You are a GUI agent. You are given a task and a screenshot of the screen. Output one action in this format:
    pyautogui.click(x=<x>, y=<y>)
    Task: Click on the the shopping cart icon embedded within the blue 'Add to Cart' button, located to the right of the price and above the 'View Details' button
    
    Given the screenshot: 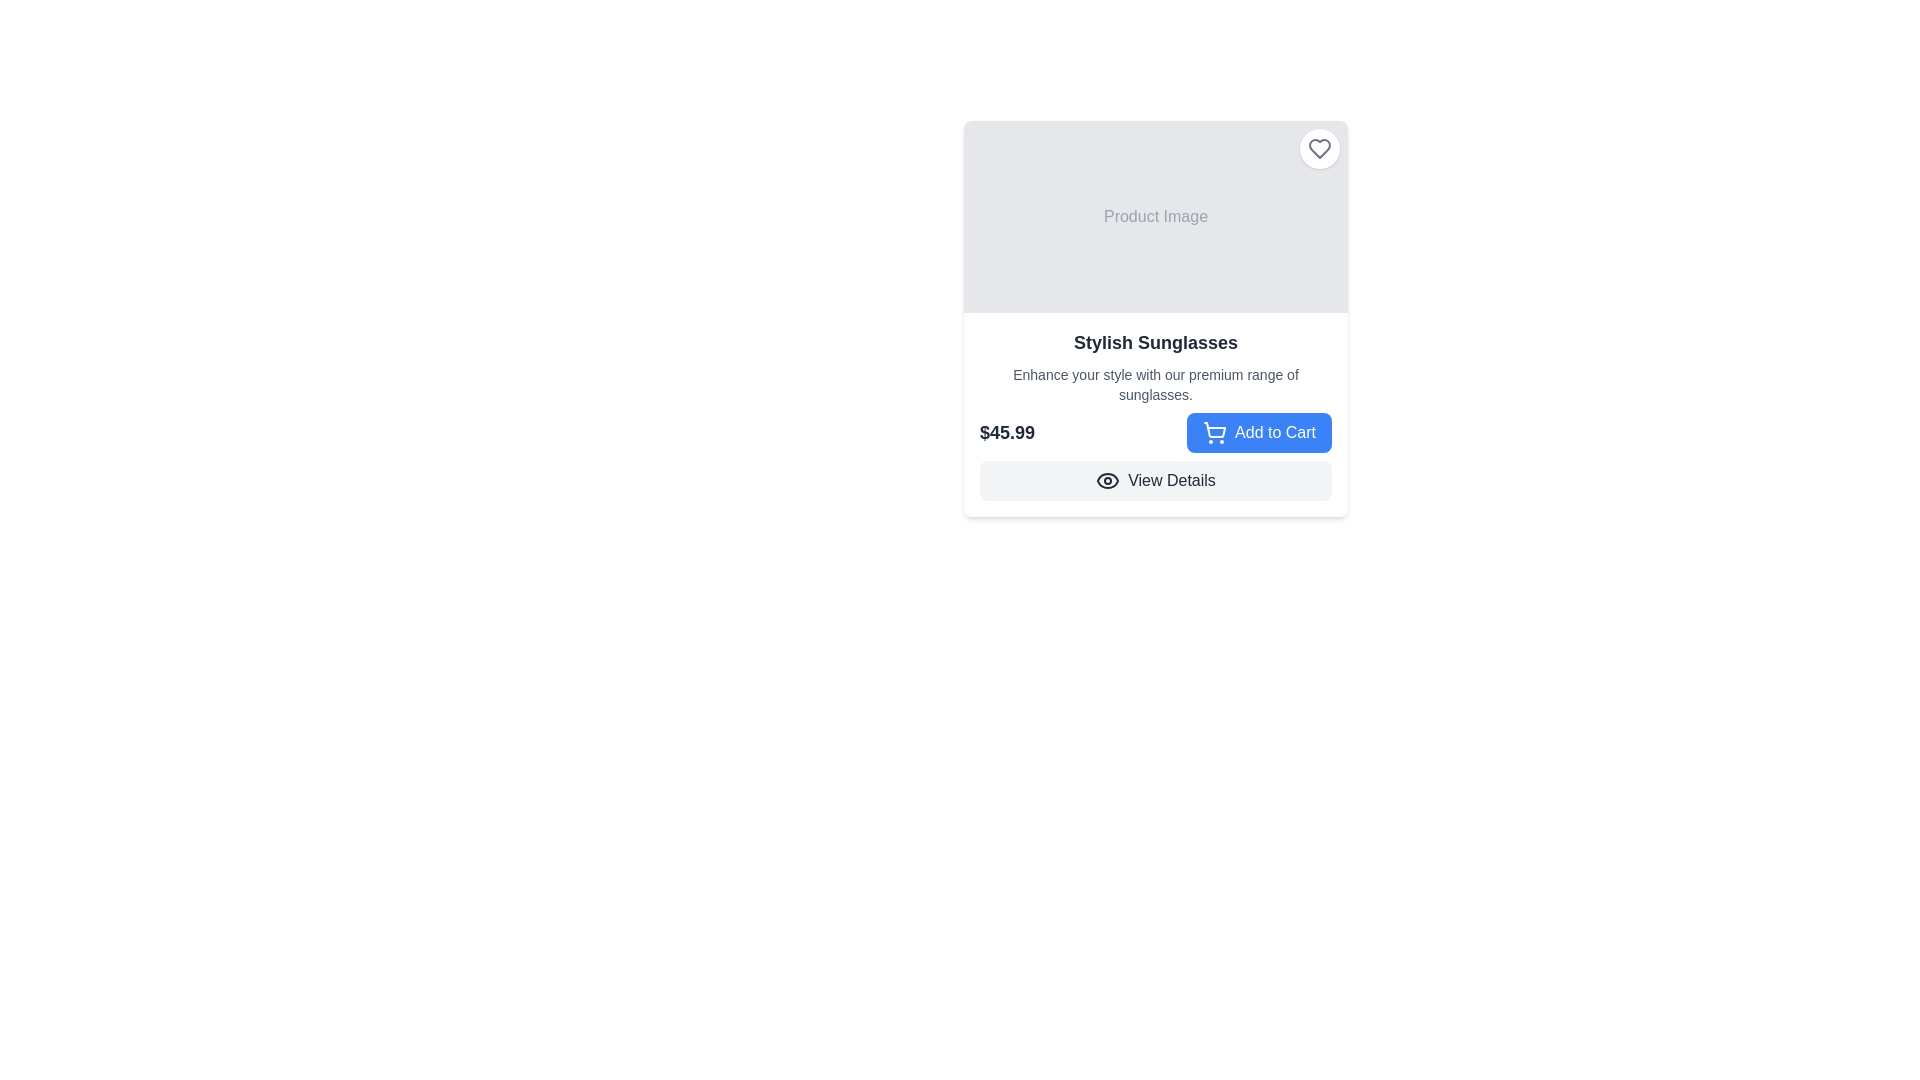 What is the action you would take?
    pyautogui.click(x=1213, y=431)
    